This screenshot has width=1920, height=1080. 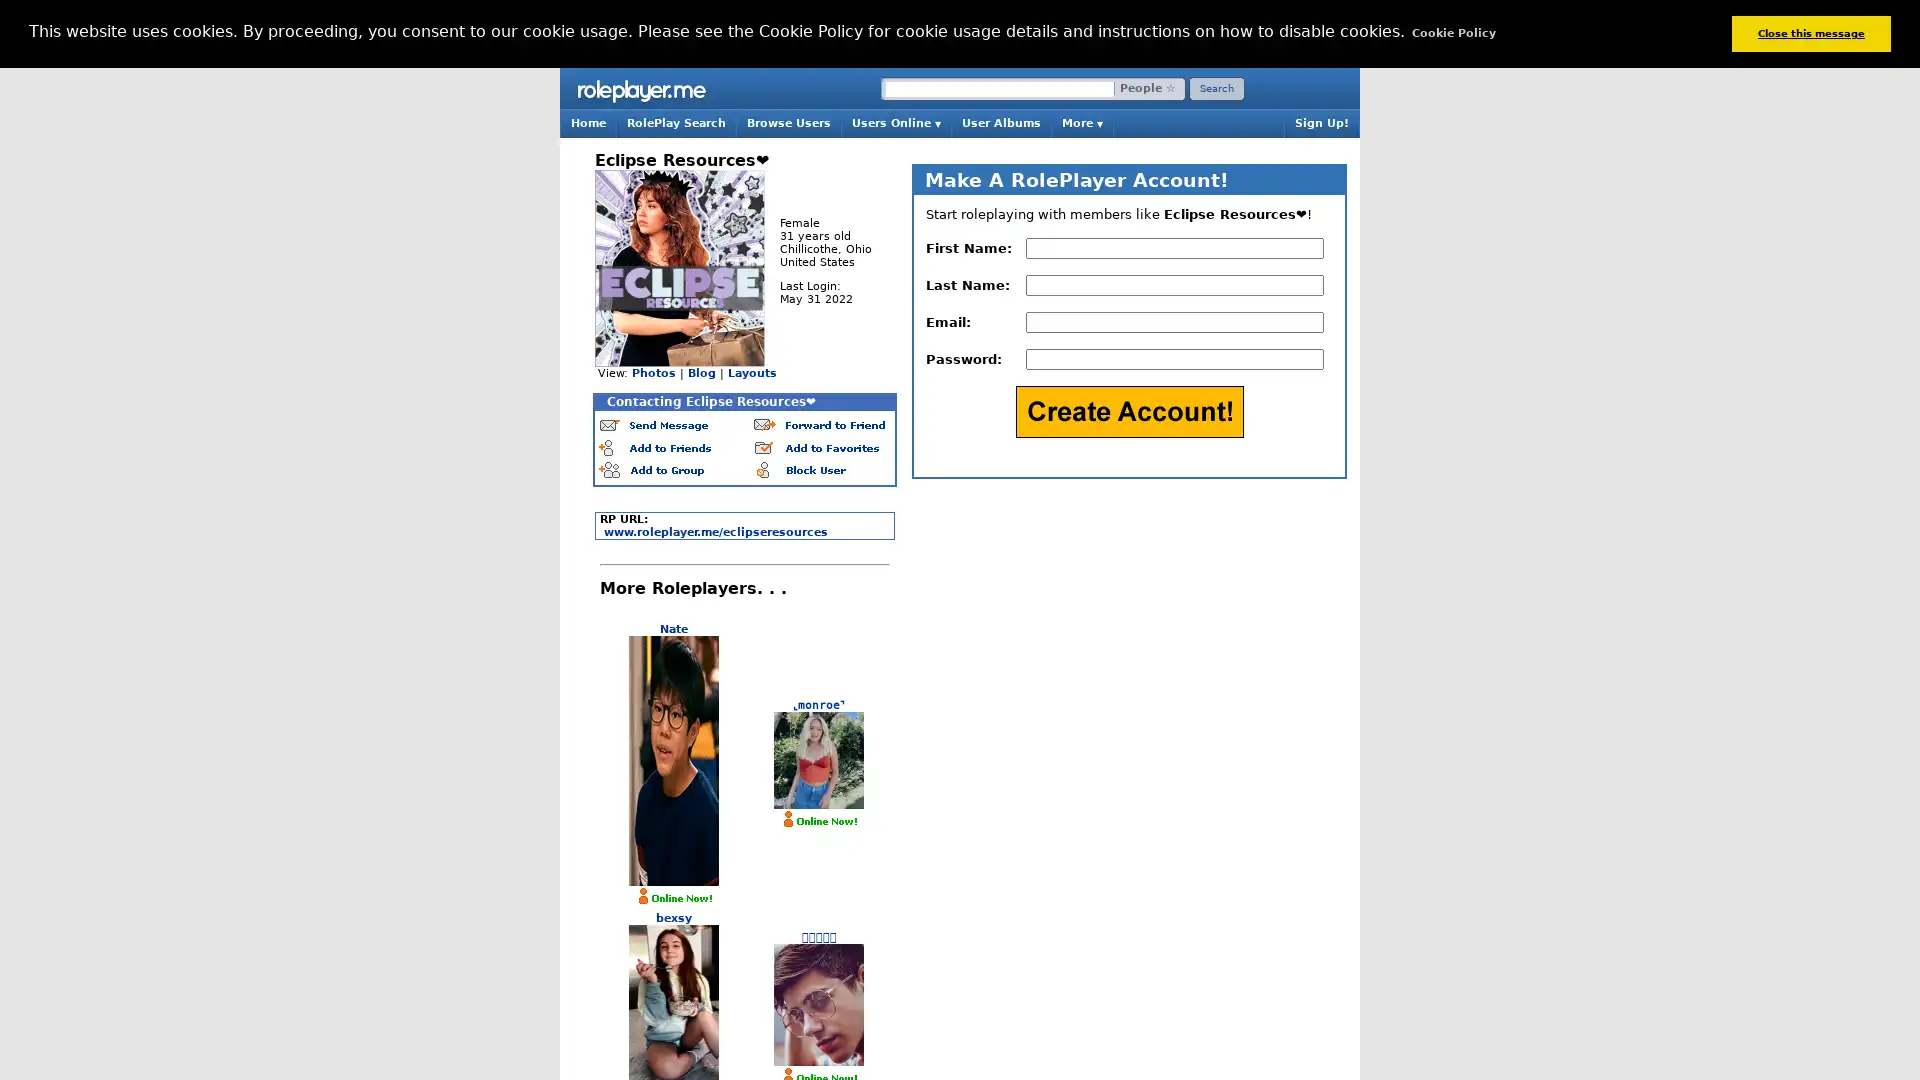 I want to click on learn more about cookies, so click(x=1453, y=33).